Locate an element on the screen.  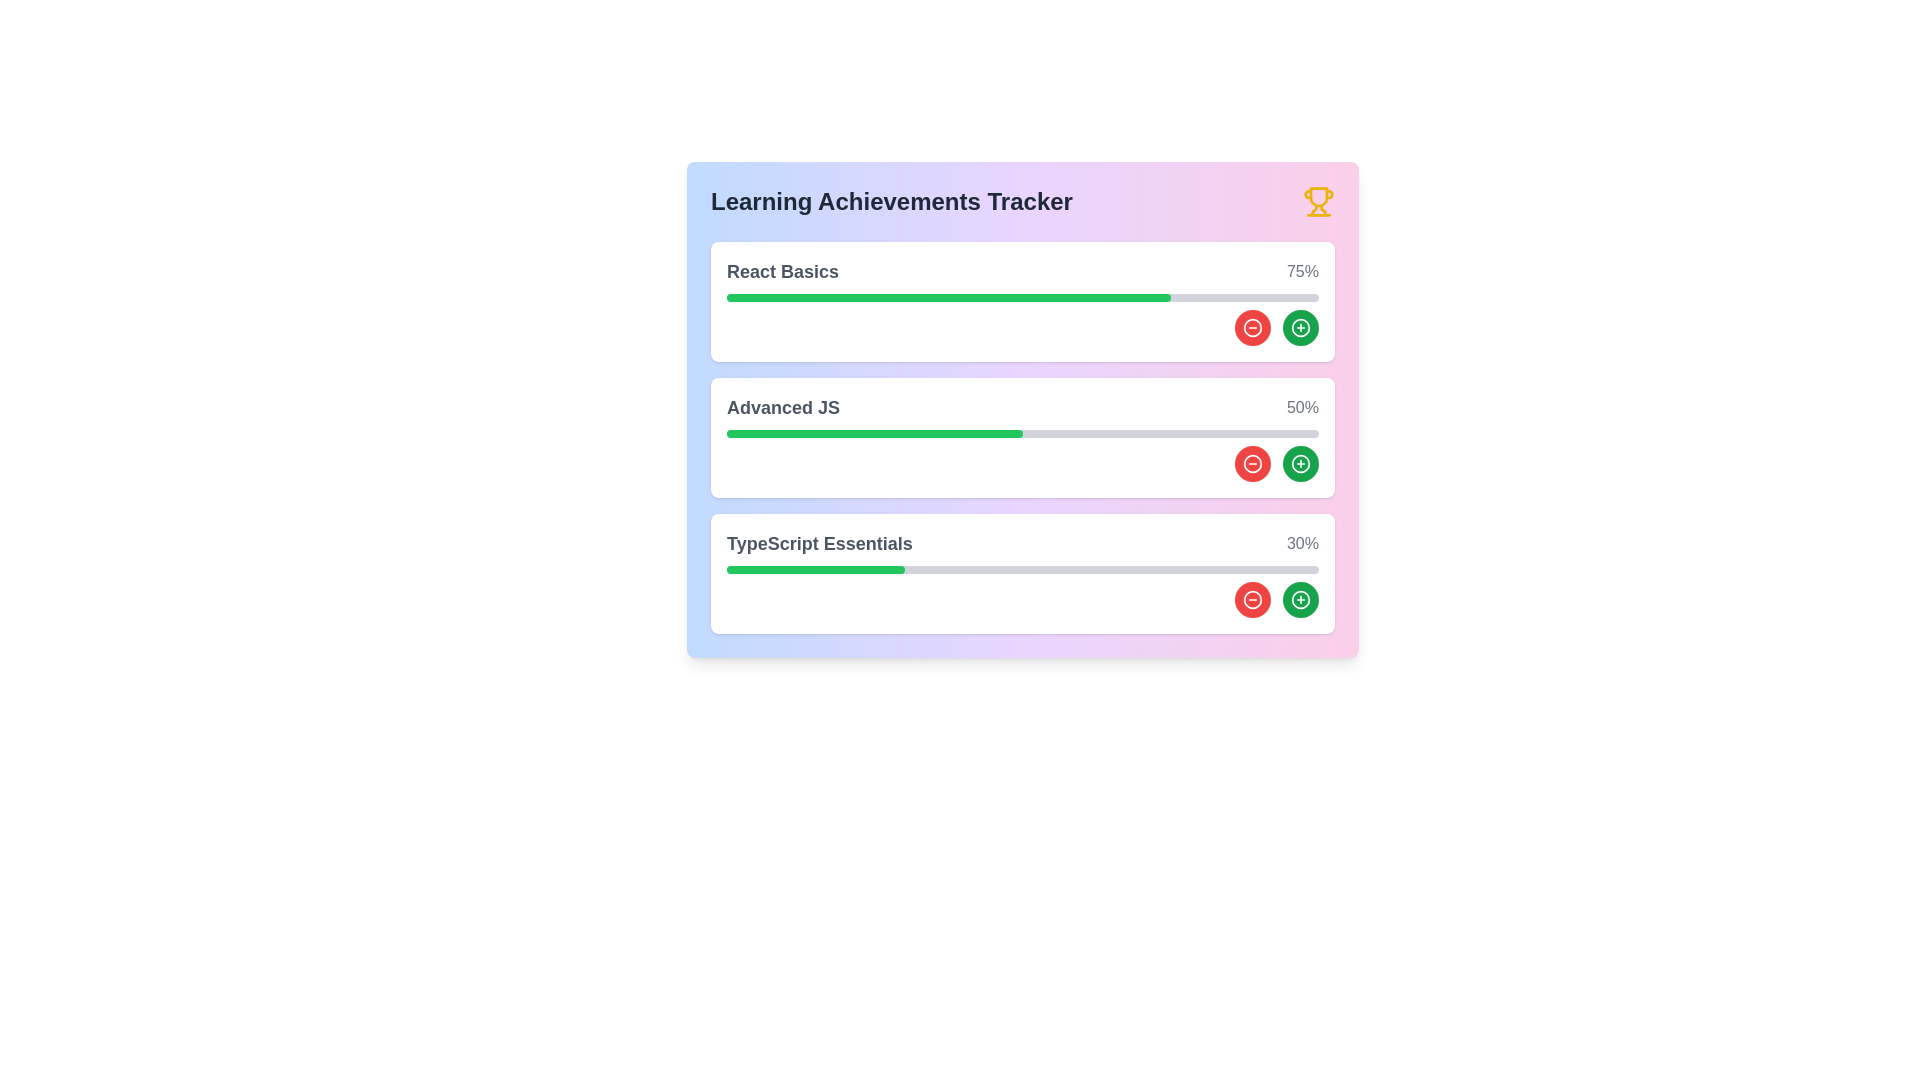
the red minus icon button located in the middle of the second row labeled 'Advanced JS' for accessibility purposes is located at coordinates (1251, 463).